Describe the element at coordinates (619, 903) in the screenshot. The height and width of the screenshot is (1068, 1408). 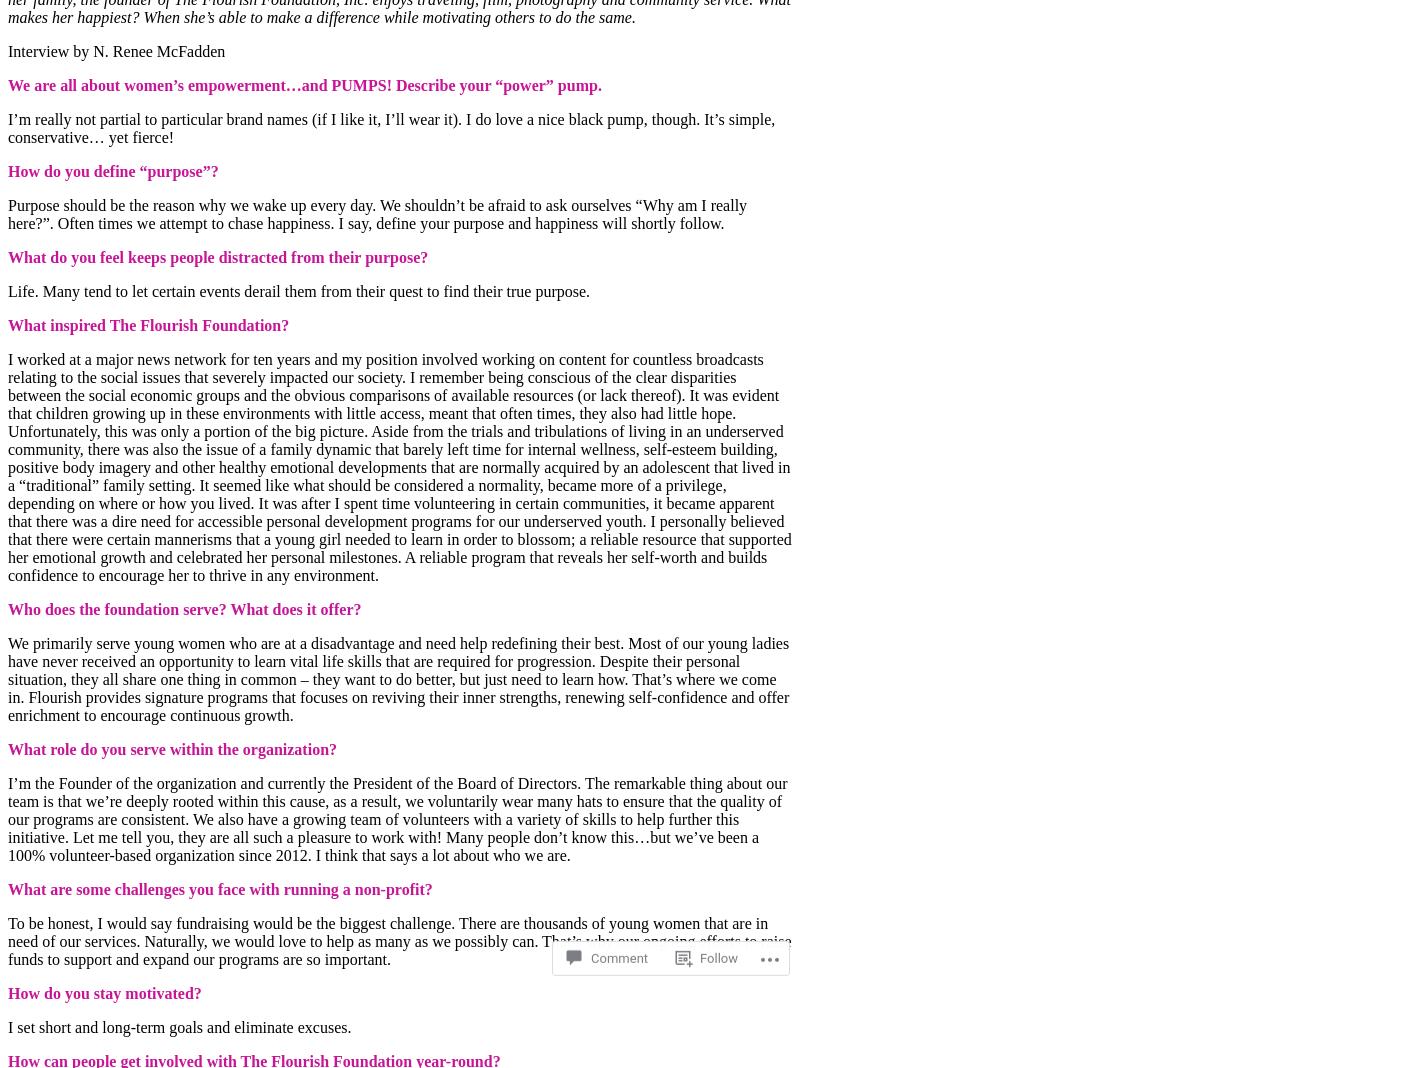
I see `'Comment'` at that location.